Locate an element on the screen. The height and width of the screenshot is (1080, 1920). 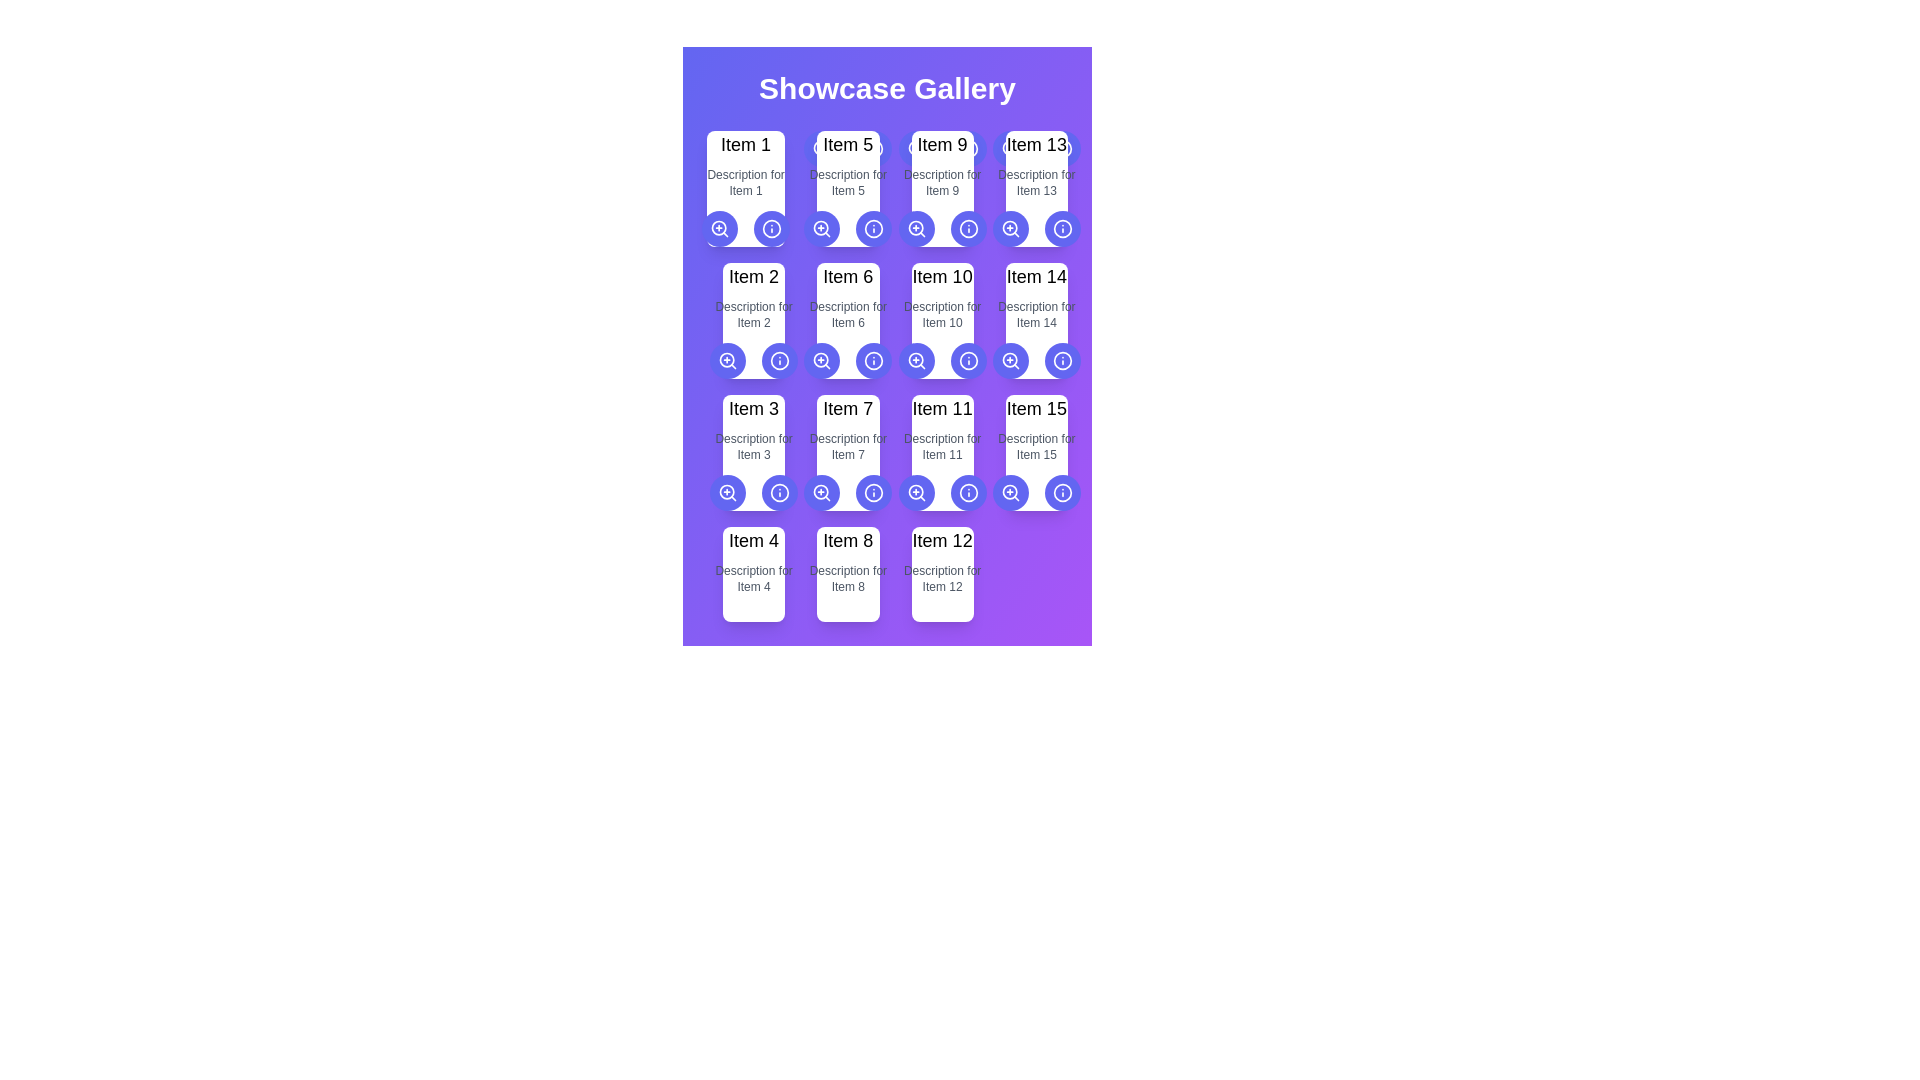
the zoom button located to the left of the second button under 'Item 5' in the grid layout is located at coordinates (822, 227).